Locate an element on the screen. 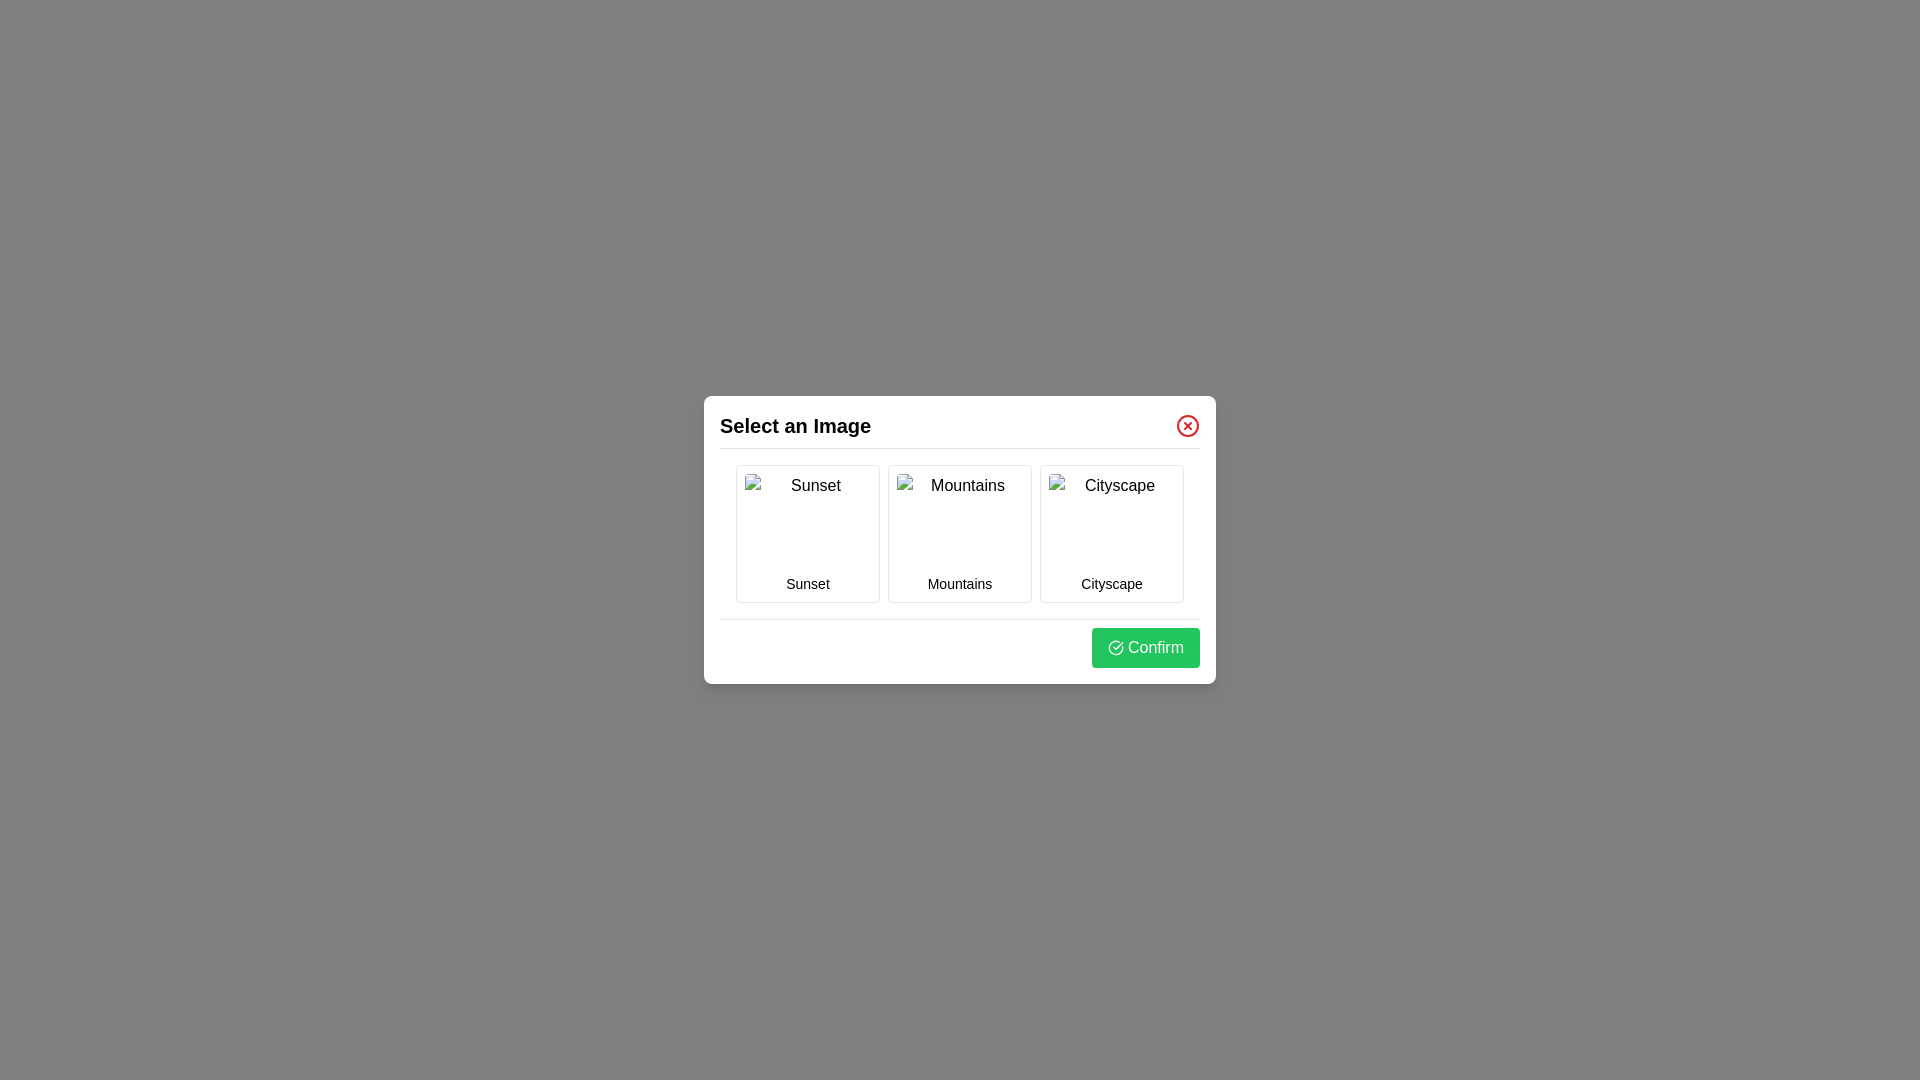 The width and height of the screenshot is (1920, 1080). the confirm button to confirm the selection is located at coordinates (1146, 648).